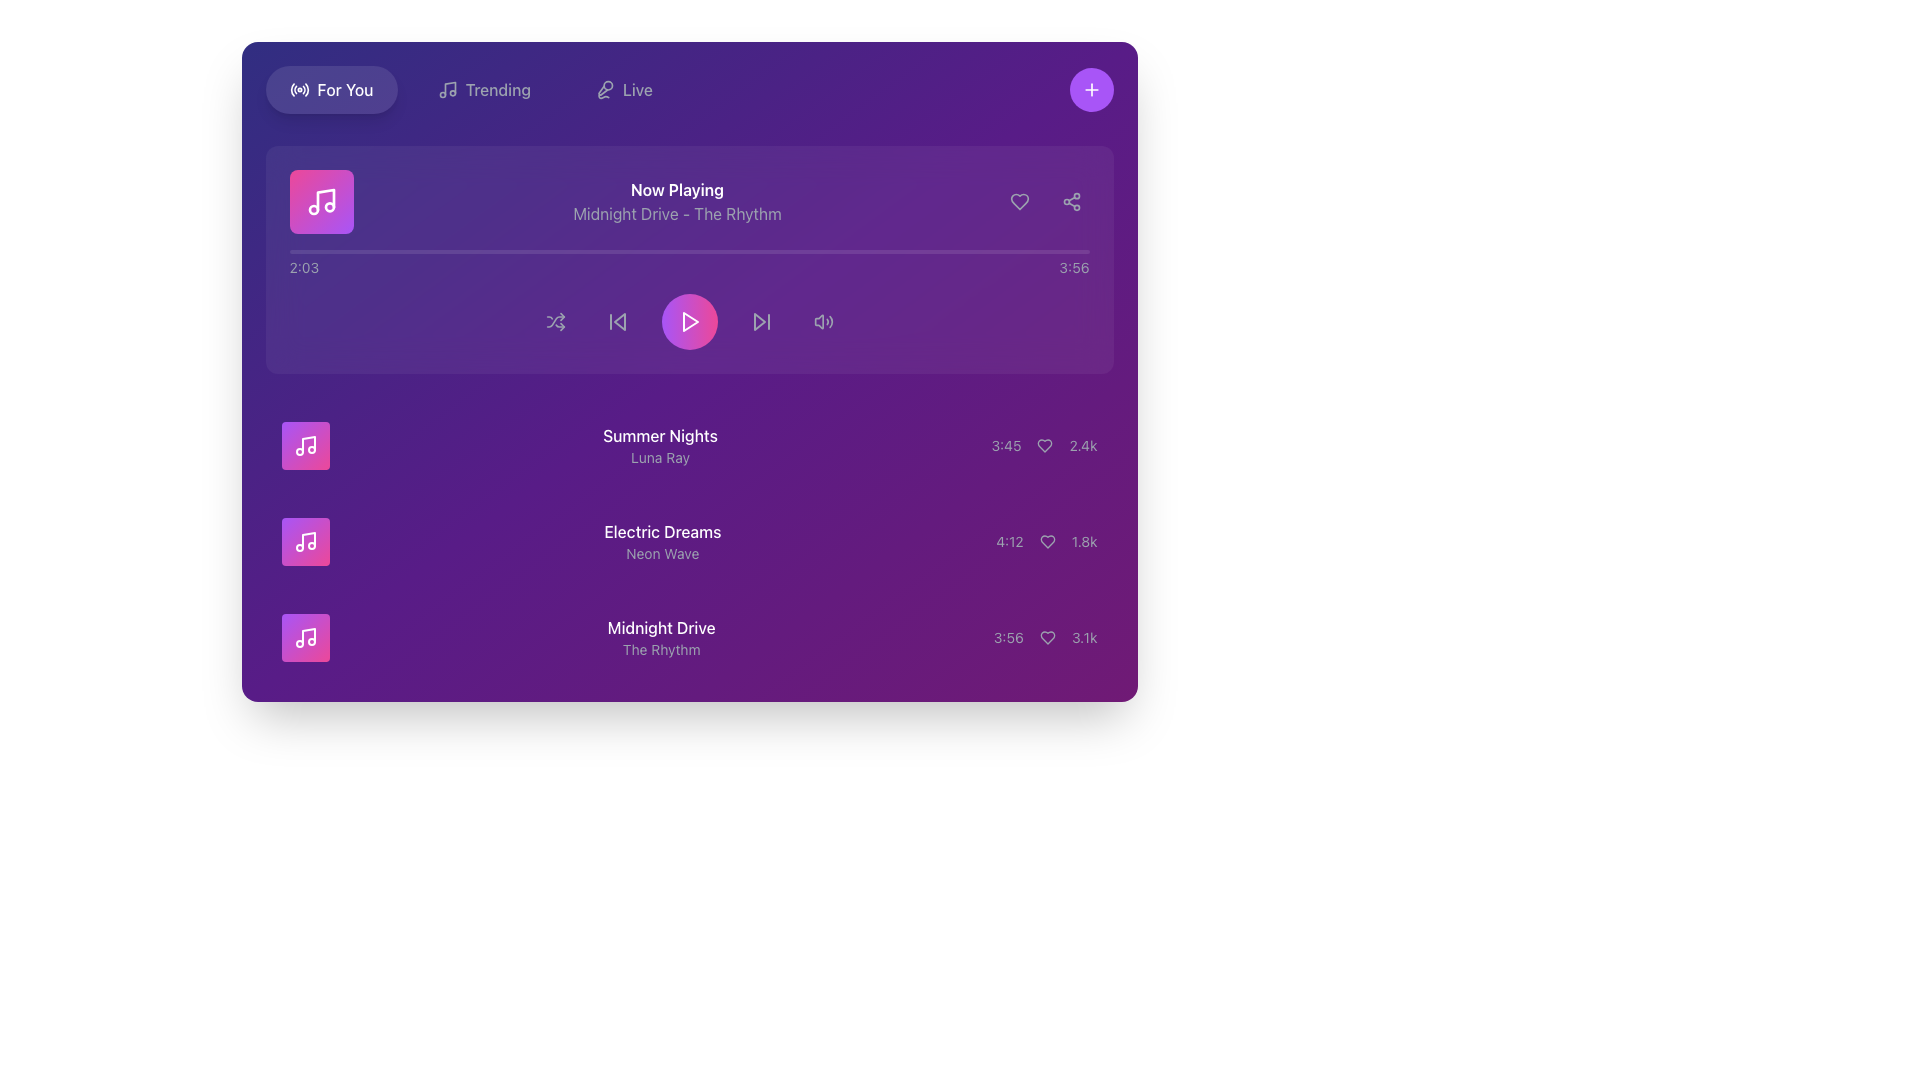  Describe the element at coordinates (662, 554) in the screenshot. I see `the text label displaying 'Neon Wave', which is styled with a gray font color and located below the 'Electric Dreams' title in the playlist` at that location.